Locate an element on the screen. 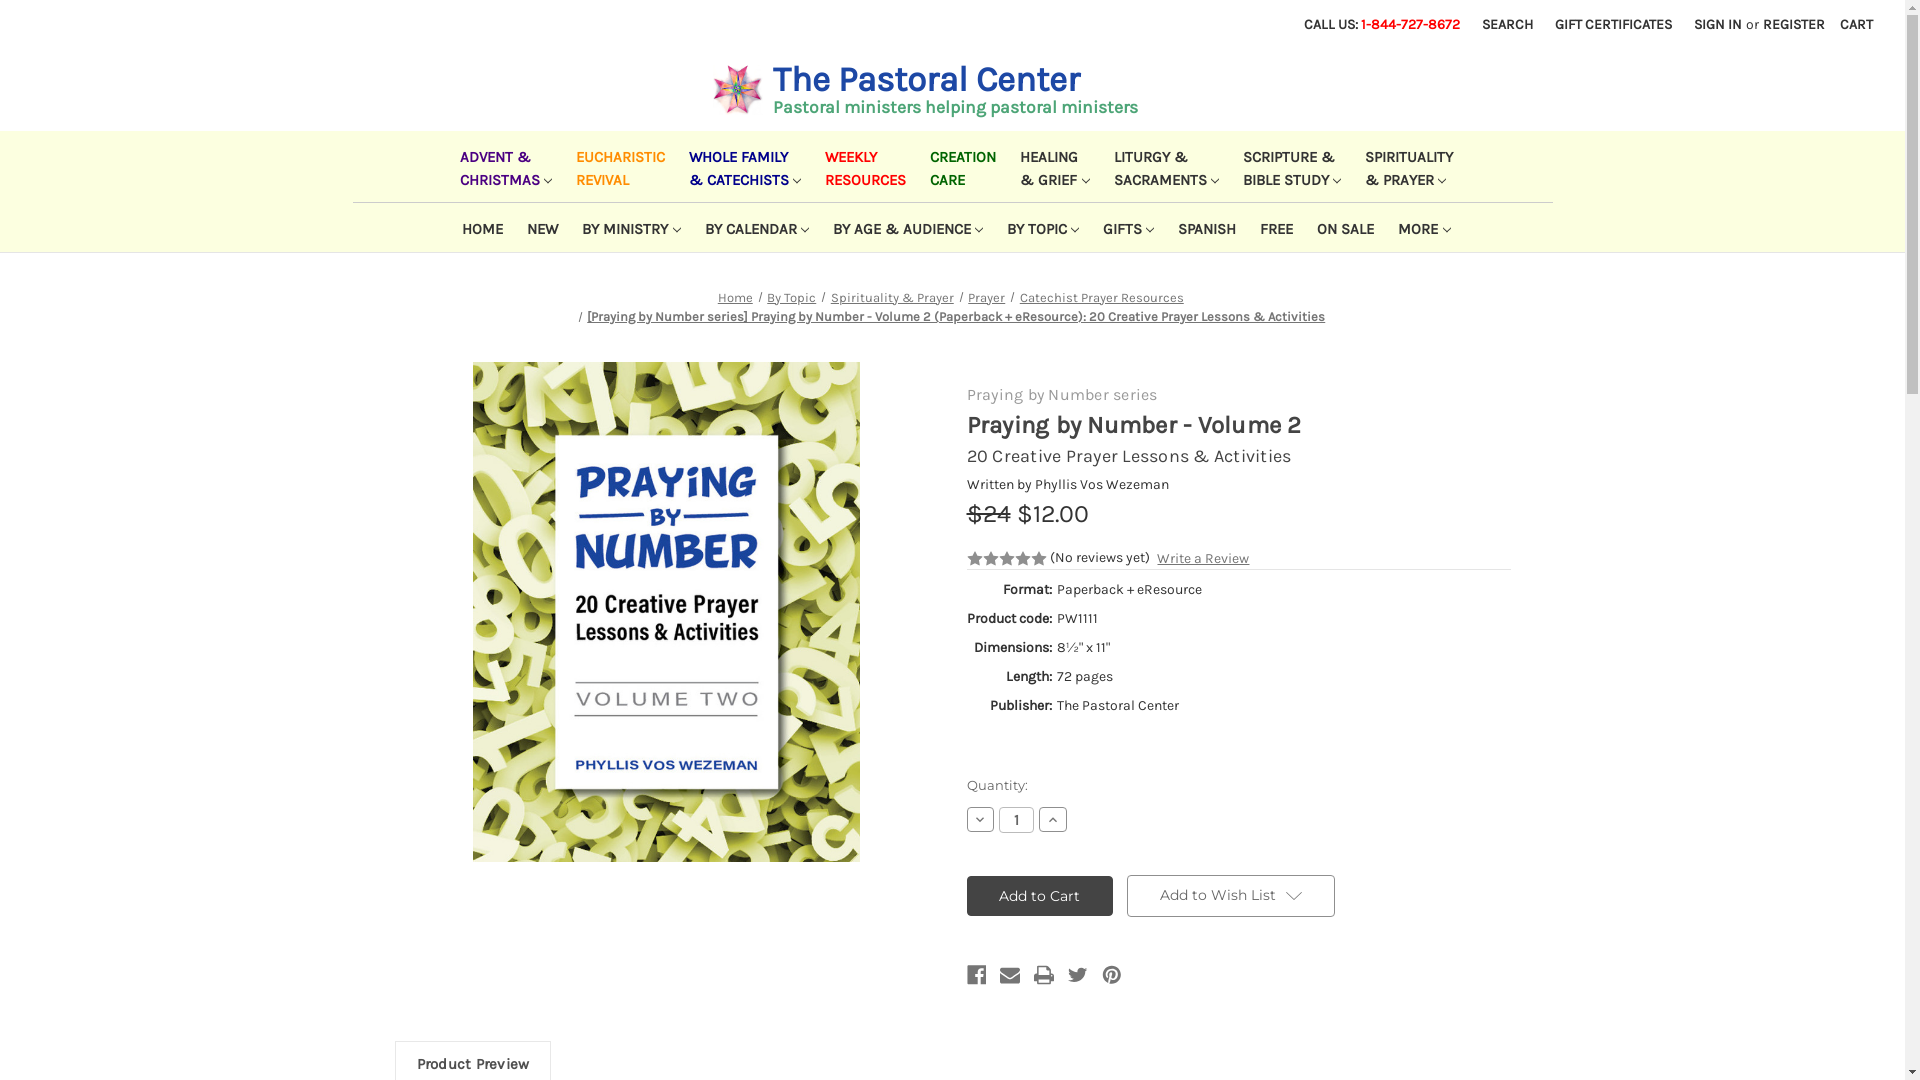 The width and height of the screenshot is (1920, 1080). 'SIGN IN' is located at coordinates (1717, 24).